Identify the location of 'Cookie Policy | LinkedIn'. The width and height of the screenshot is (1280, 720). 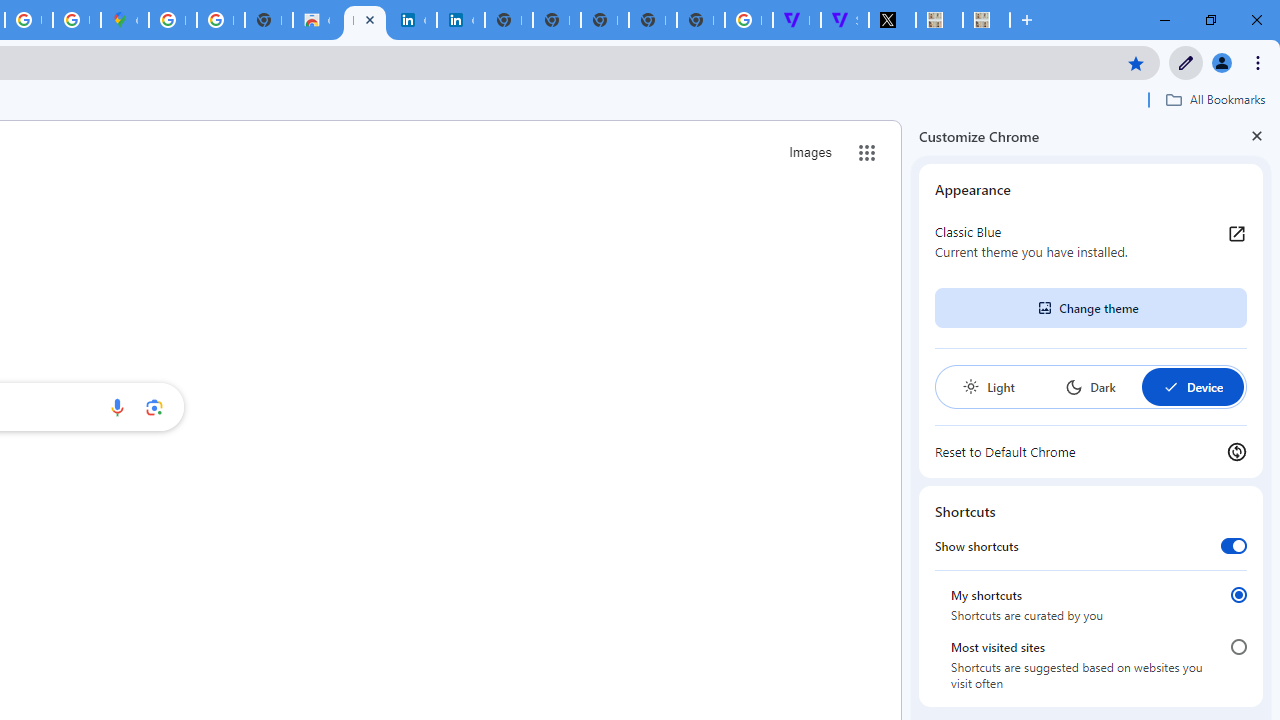
(459, 20).